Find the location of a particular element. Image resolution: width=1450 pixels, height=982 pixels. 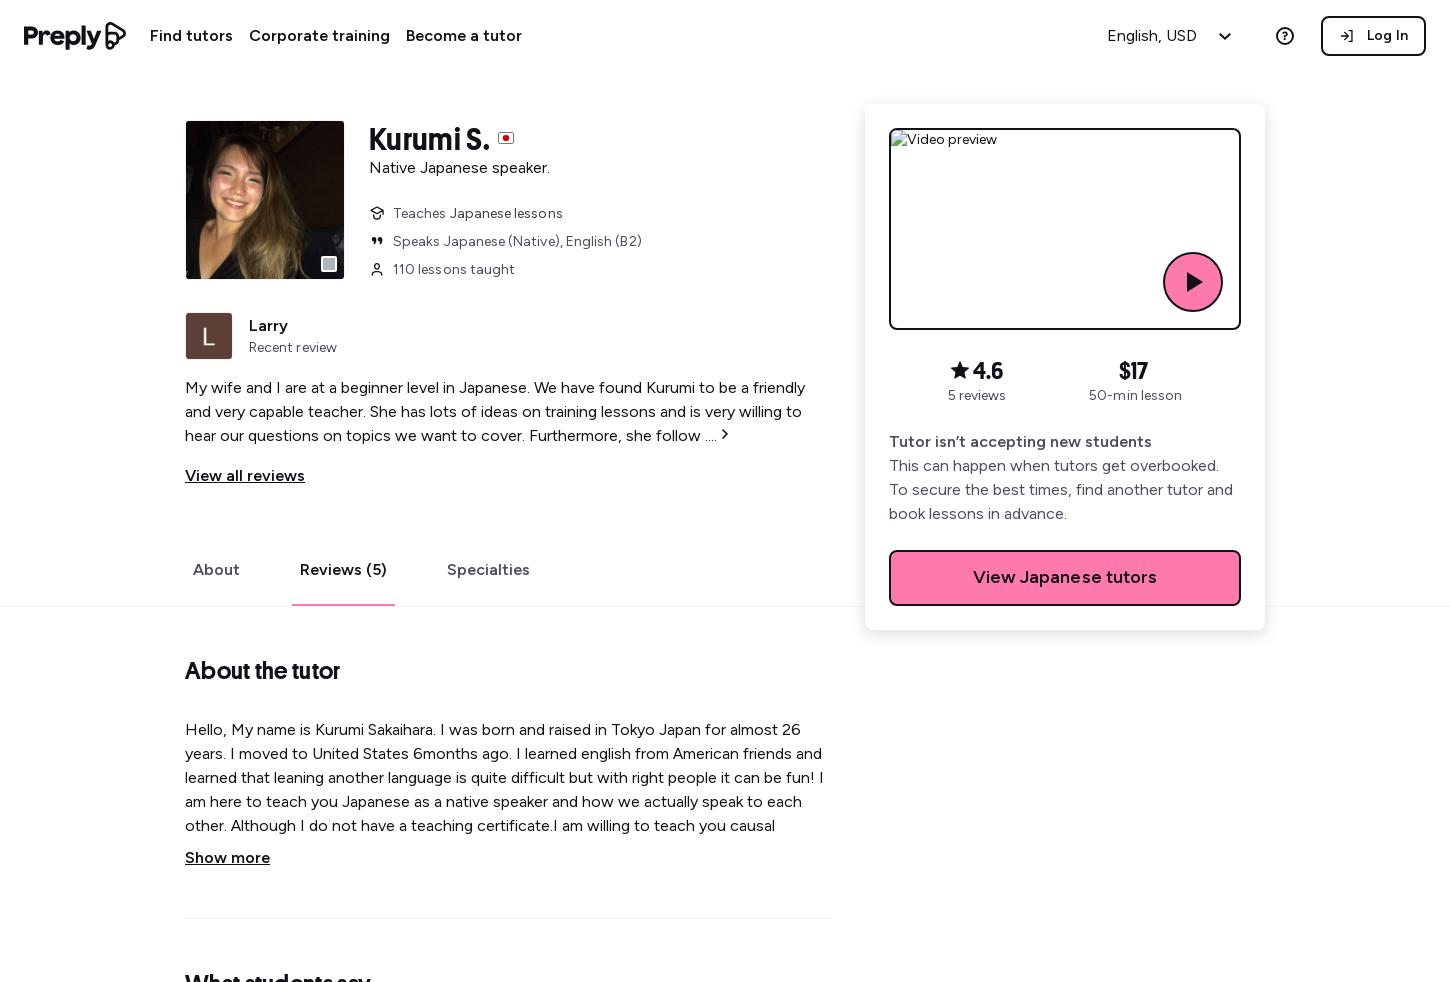

'17' is located at coordinates (1138, 370).